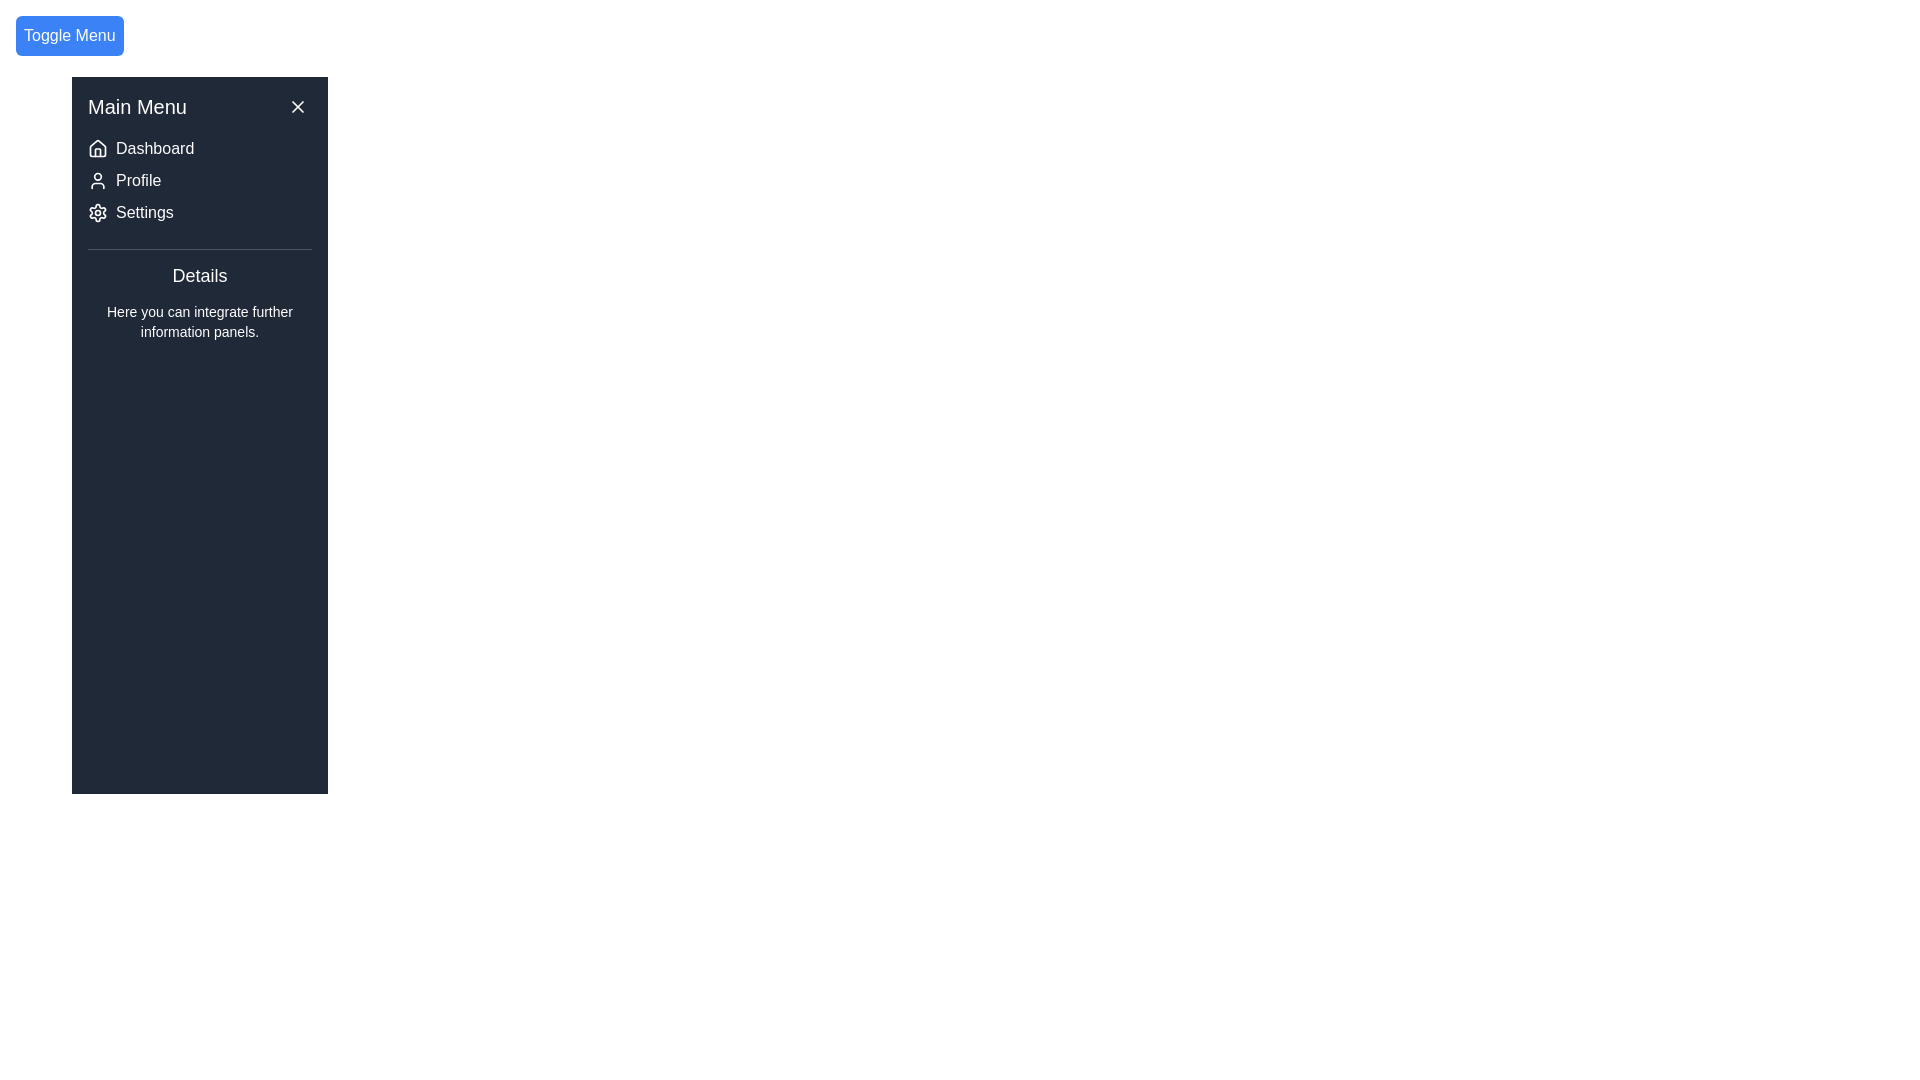  Describe the element at coordinates (200, 276) in the screenshot. I see `the label or heading element positioned in the vertical navigation menu, located above the description text and below the horizontal separator line` at that location.